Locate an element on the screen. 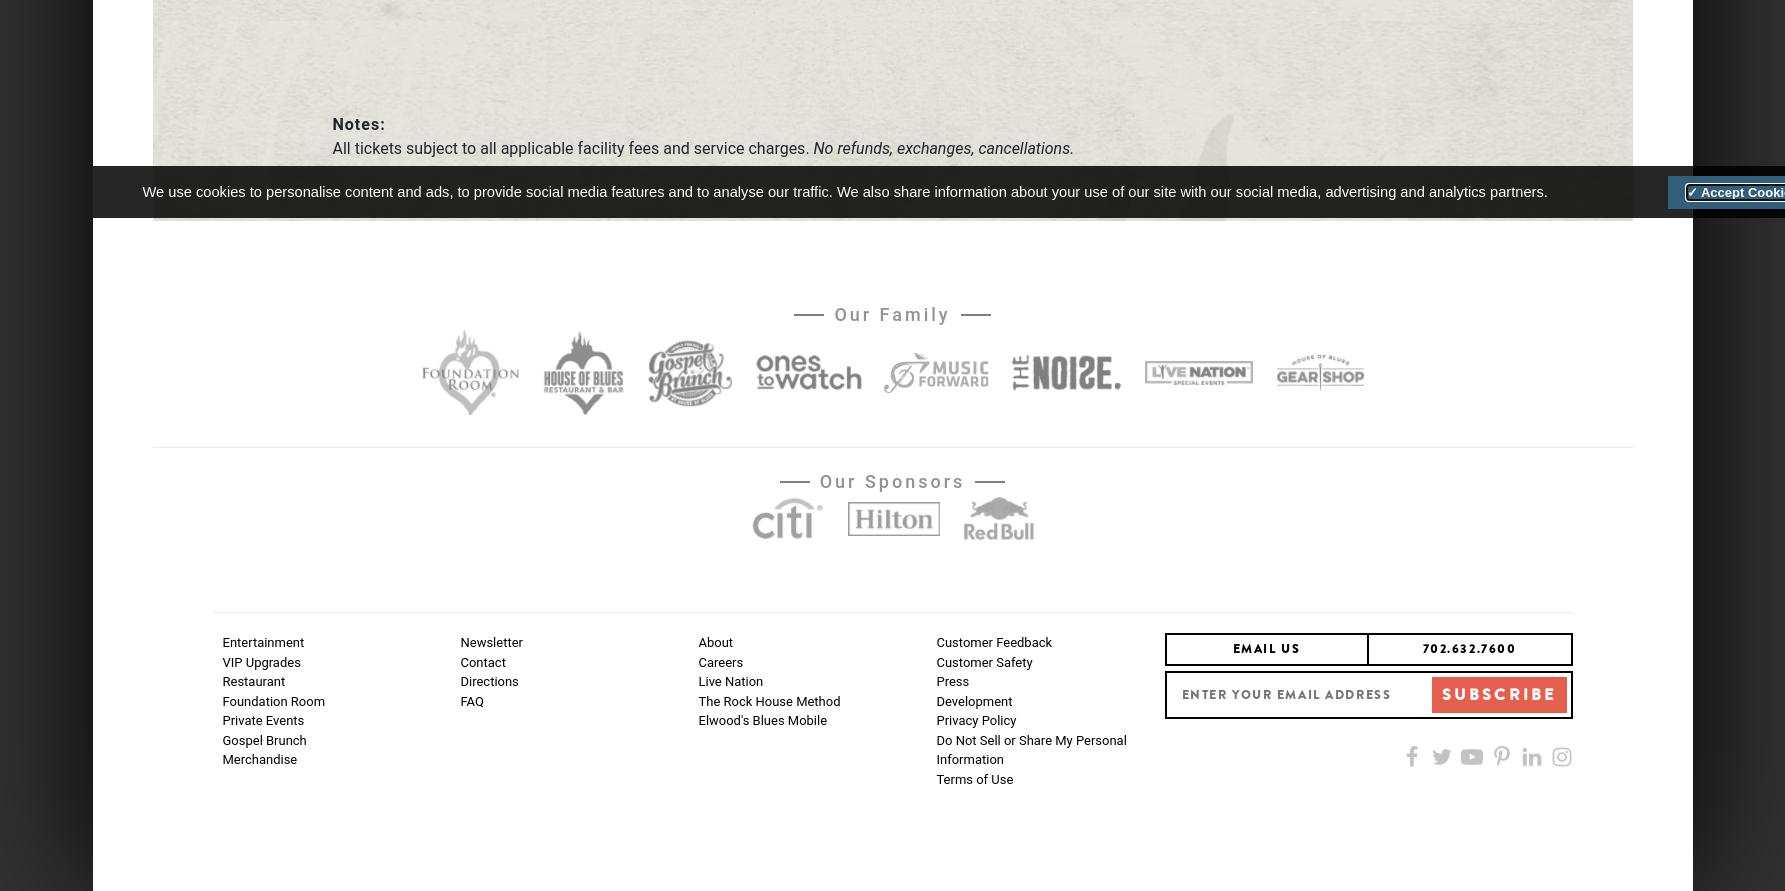  'No refunds, exchanges, cancellations.' is located at coordinates (940, 147).